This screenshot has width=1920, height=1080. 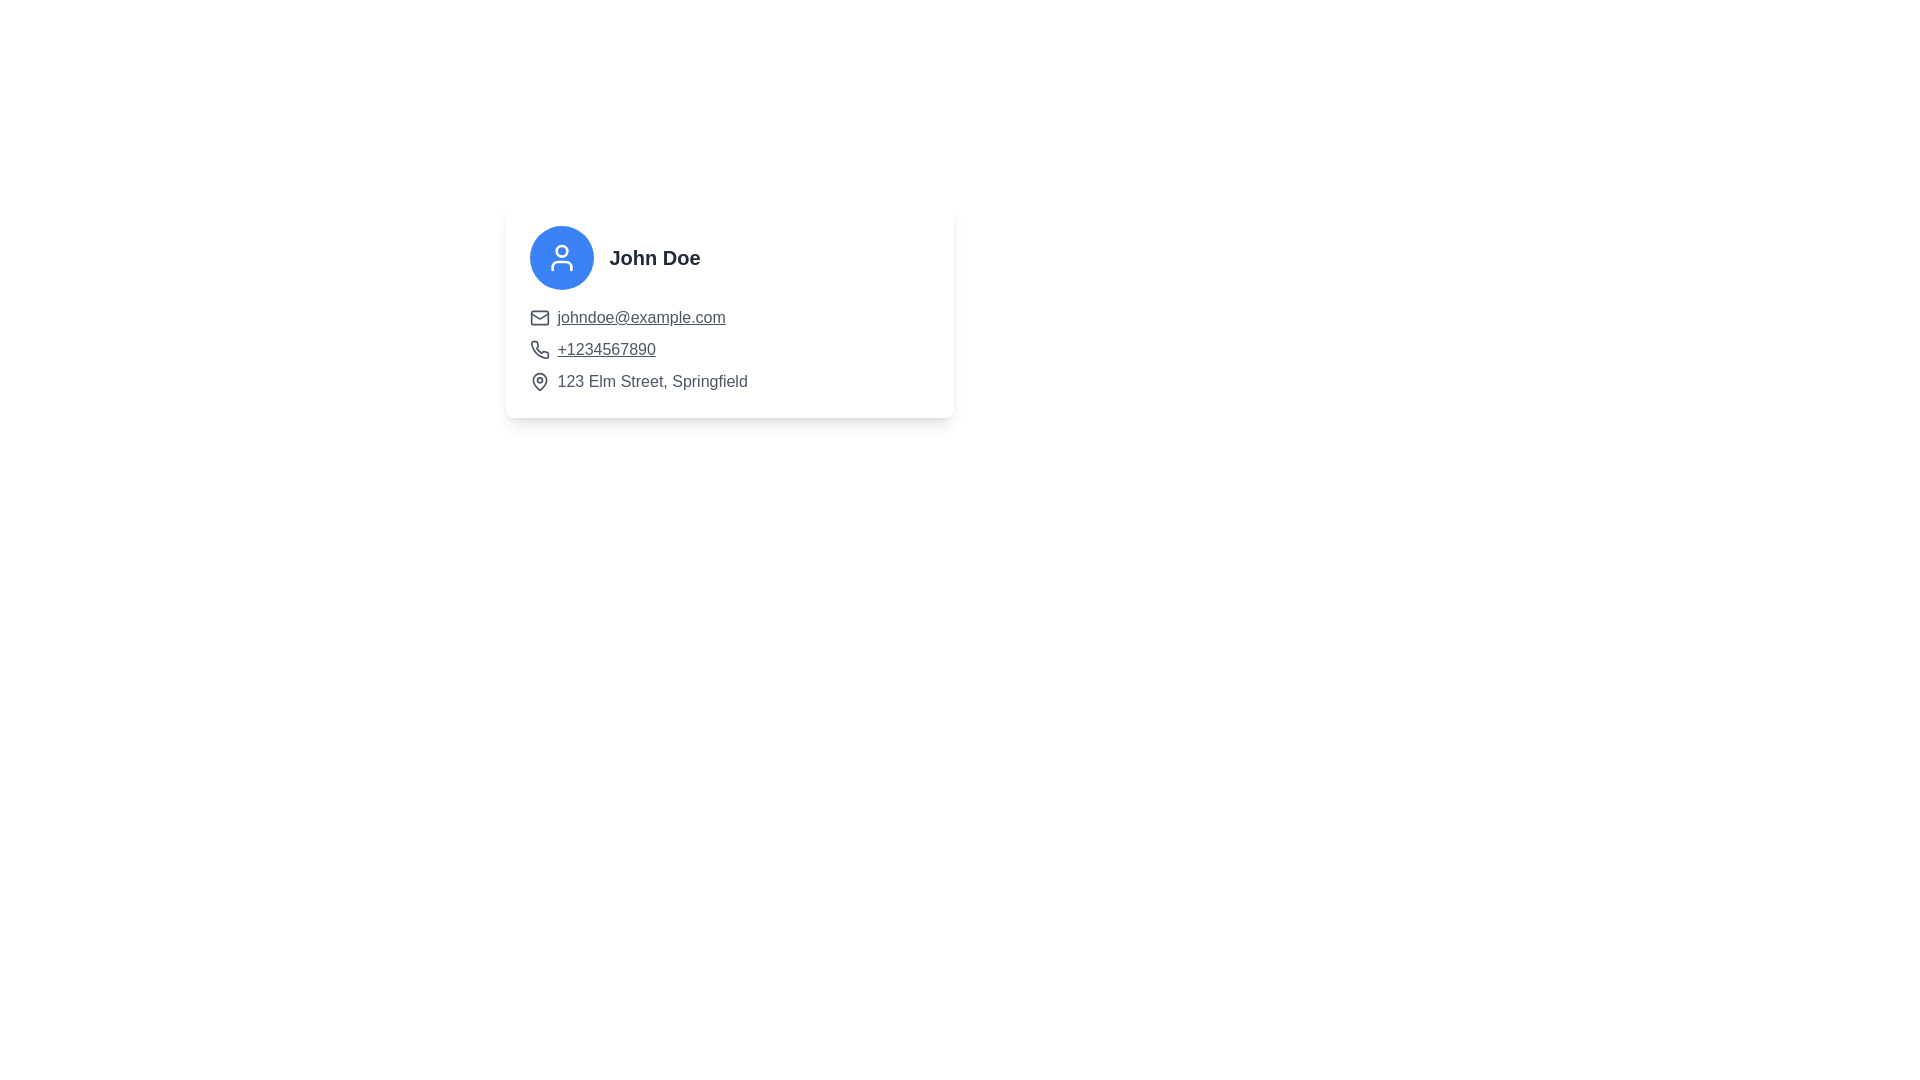 What do you see at coordinates (728, 316) in the screenshot?
I see `the Email link labeled 'johndoe@example.com', which is the first item in the contact information card` at bounding box center [728, 316].